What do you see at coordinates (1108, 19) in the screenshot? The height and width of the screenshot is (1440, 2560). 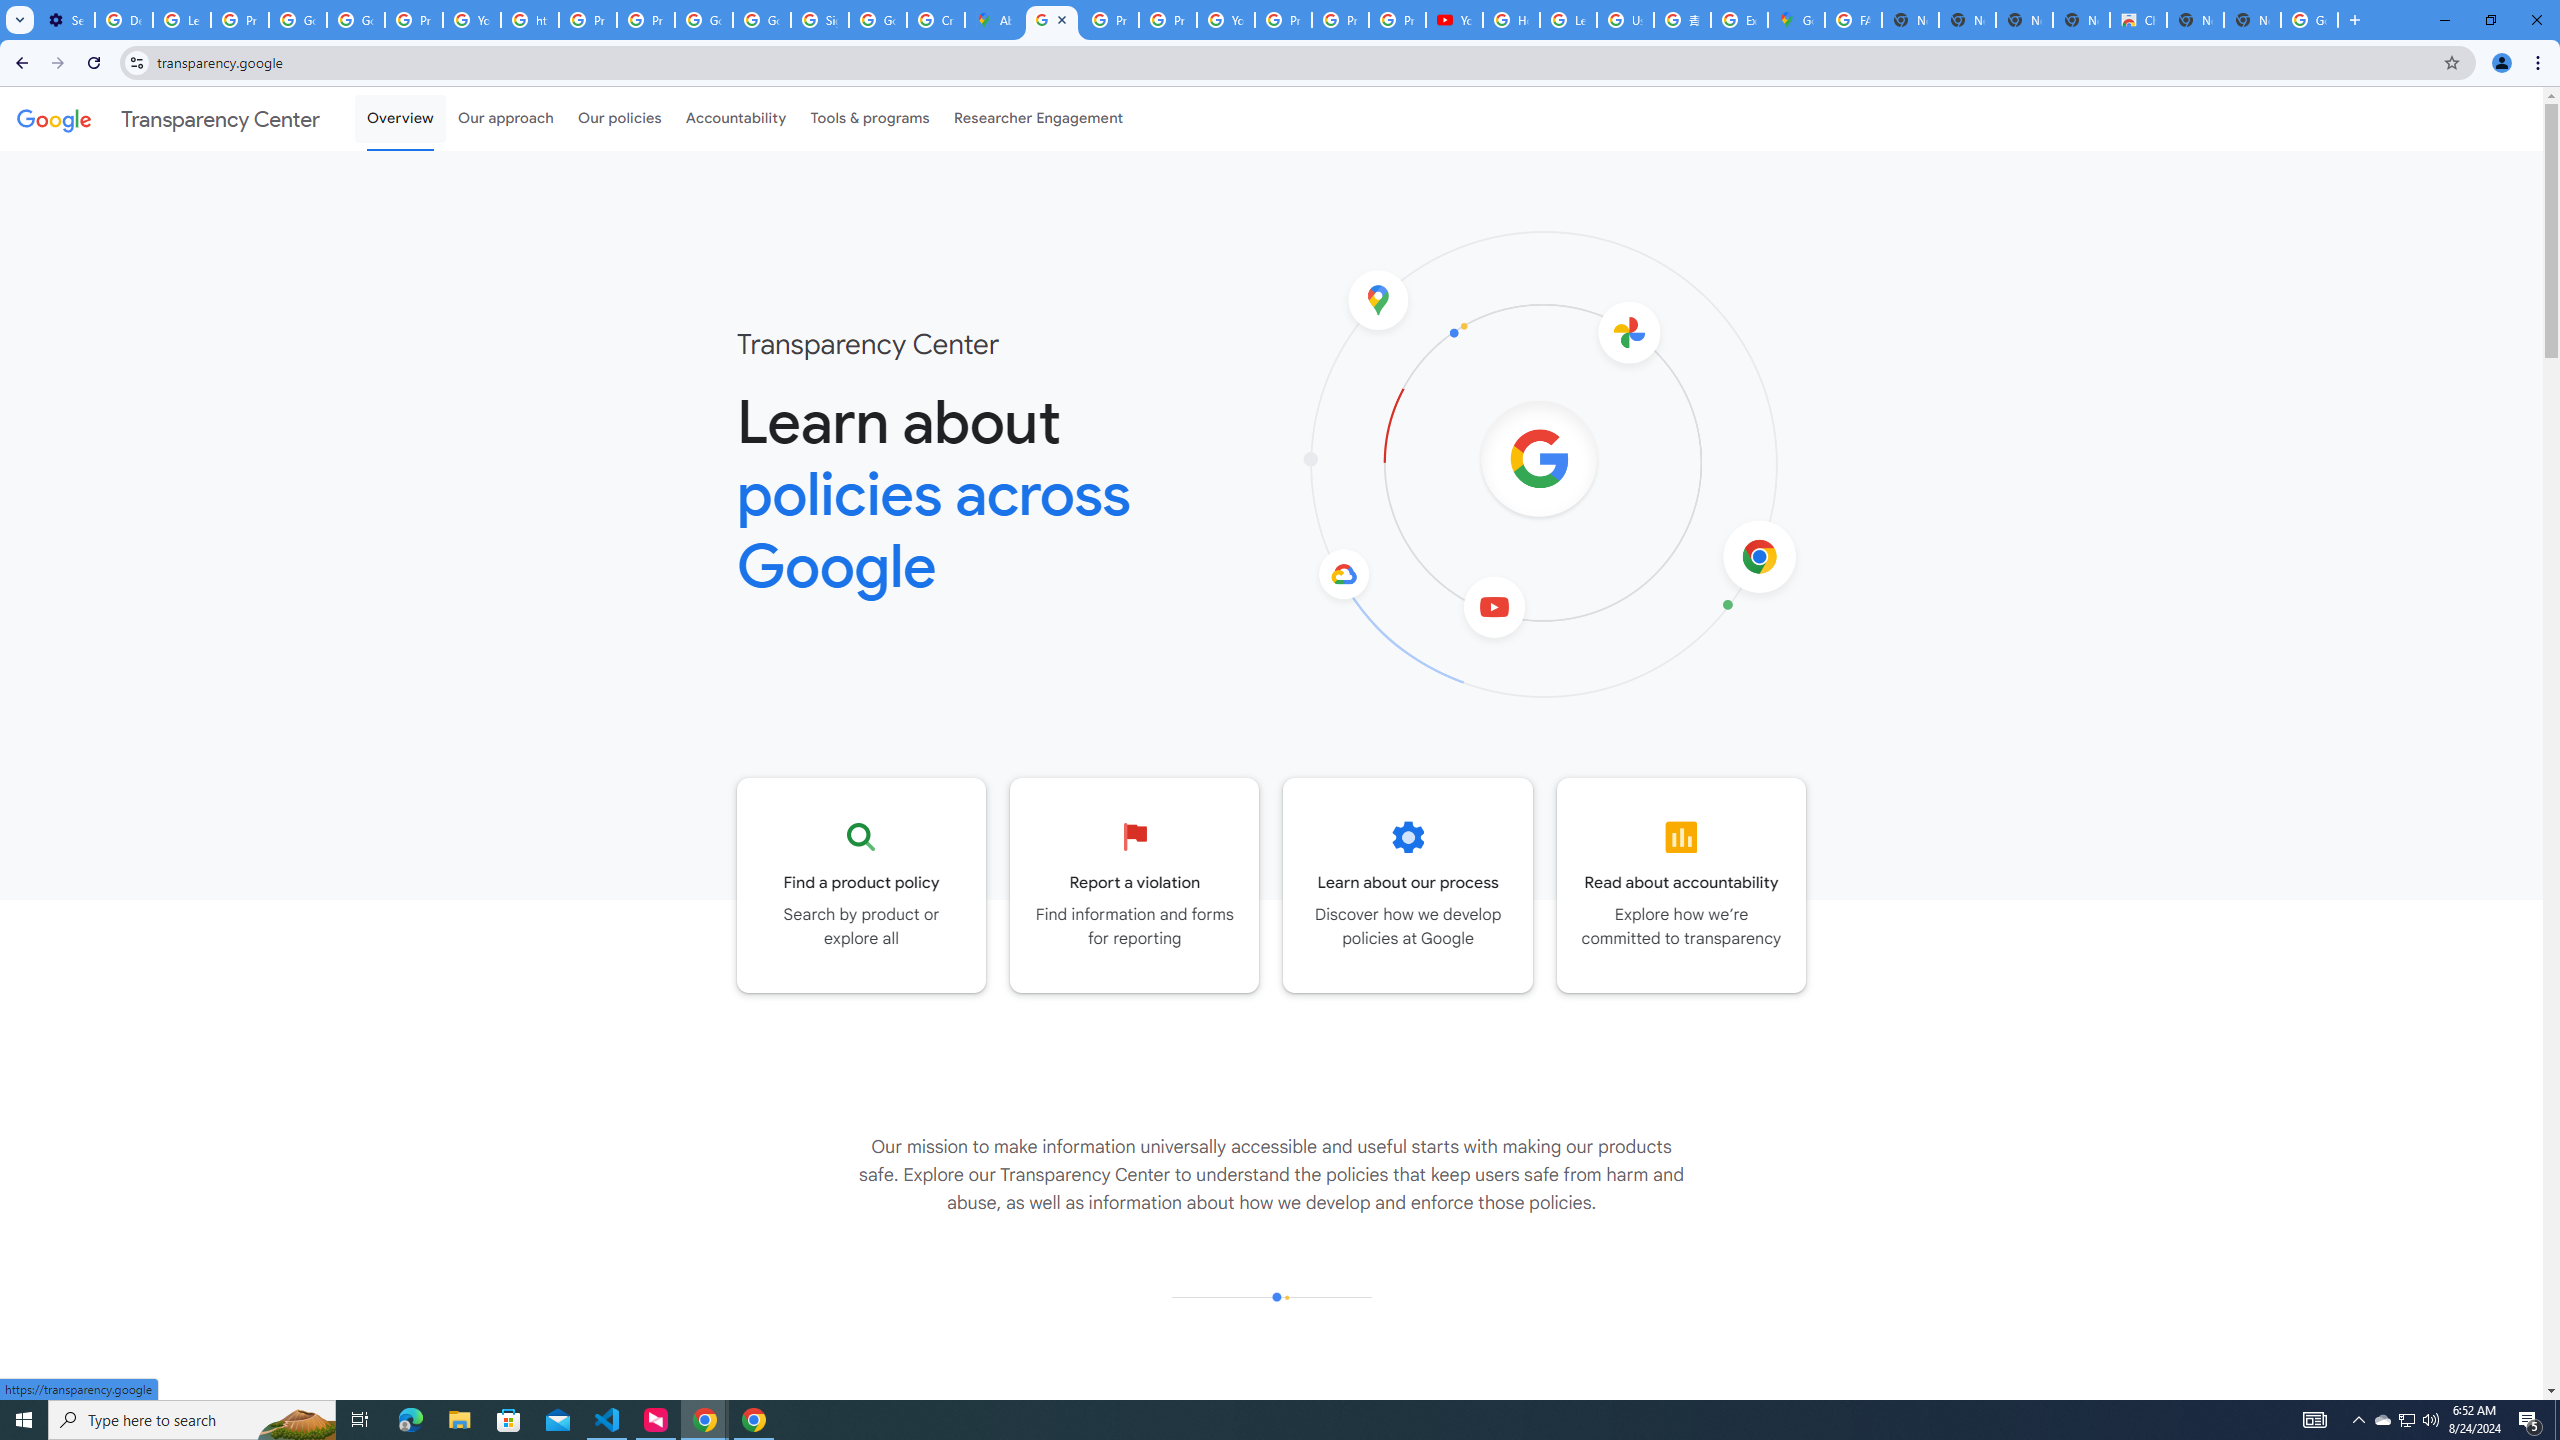 I see `'Privacy Help Center - Policies Help'` at bounding box center [1108, 19].